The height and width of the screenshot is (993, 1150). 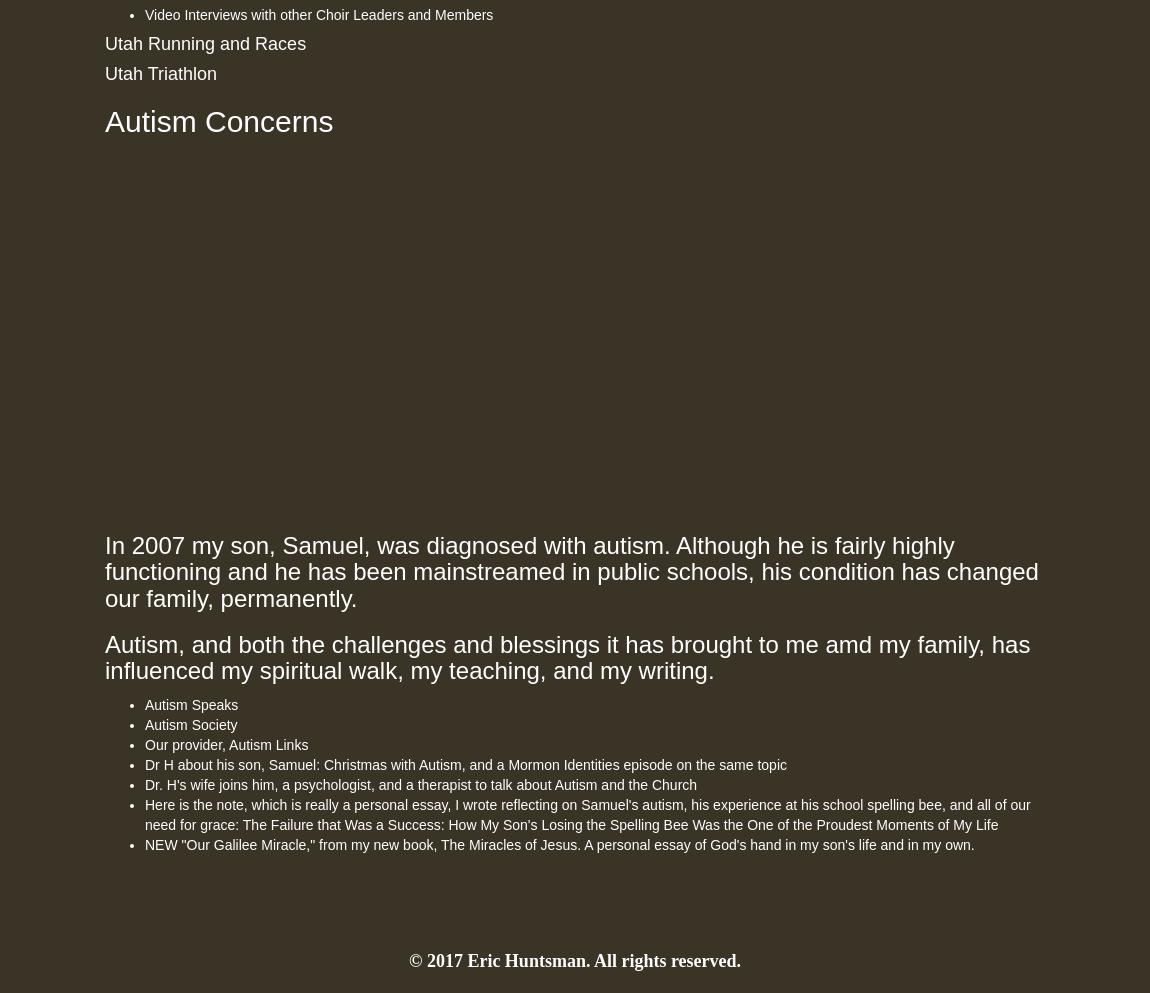 I want to click on 'Christmas with Autism', so click(x=392, y=763).